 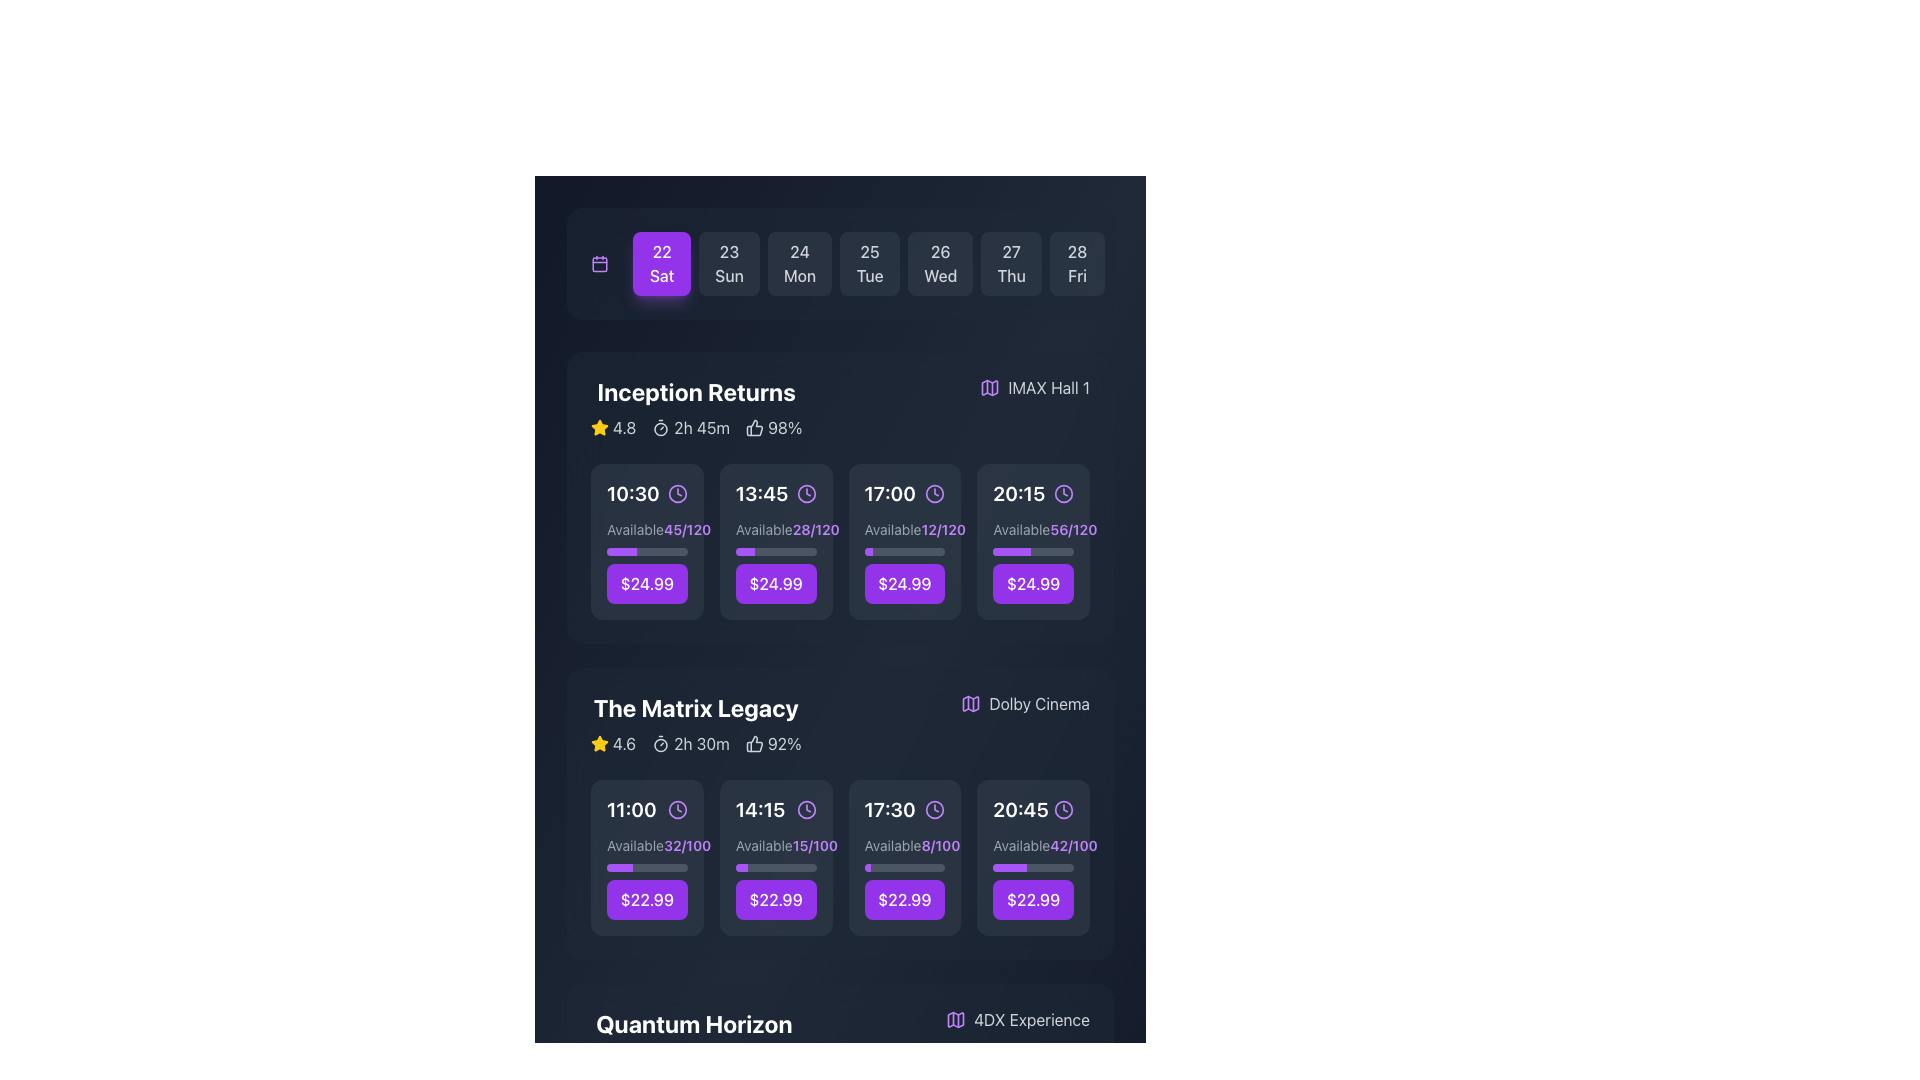 I want to click on the vibrant purple button displaying '$24.99', so click(x=903, y=583).